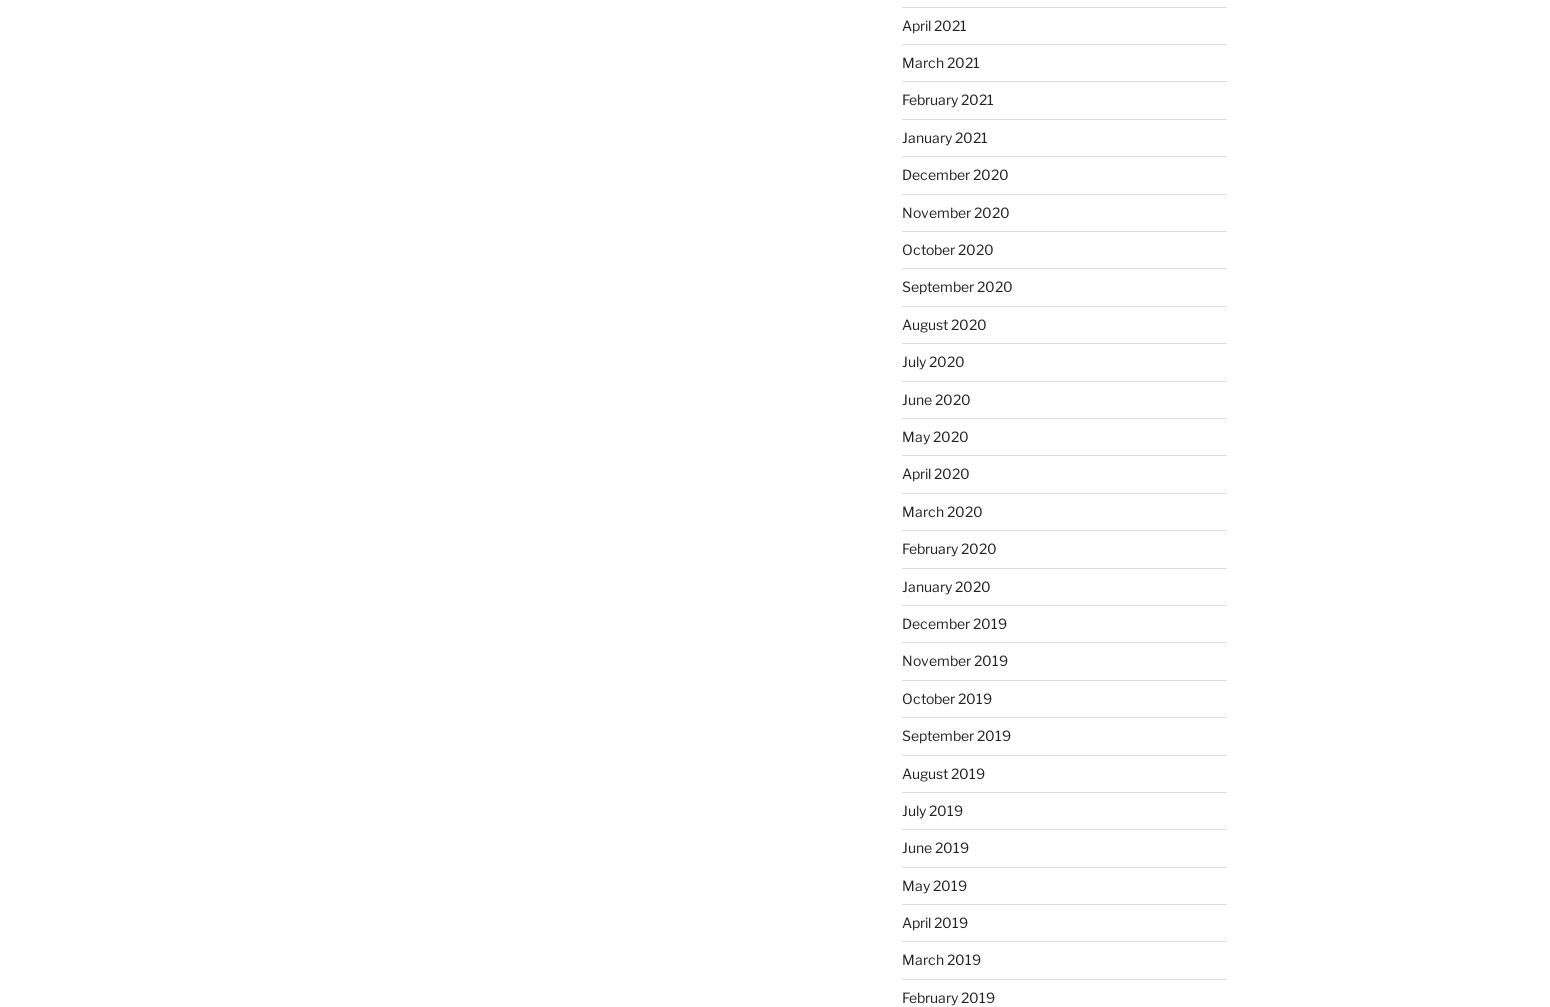  Describe the element at coordinates (946, 249) in the screenshot. I see `'October 2020'` at that location.